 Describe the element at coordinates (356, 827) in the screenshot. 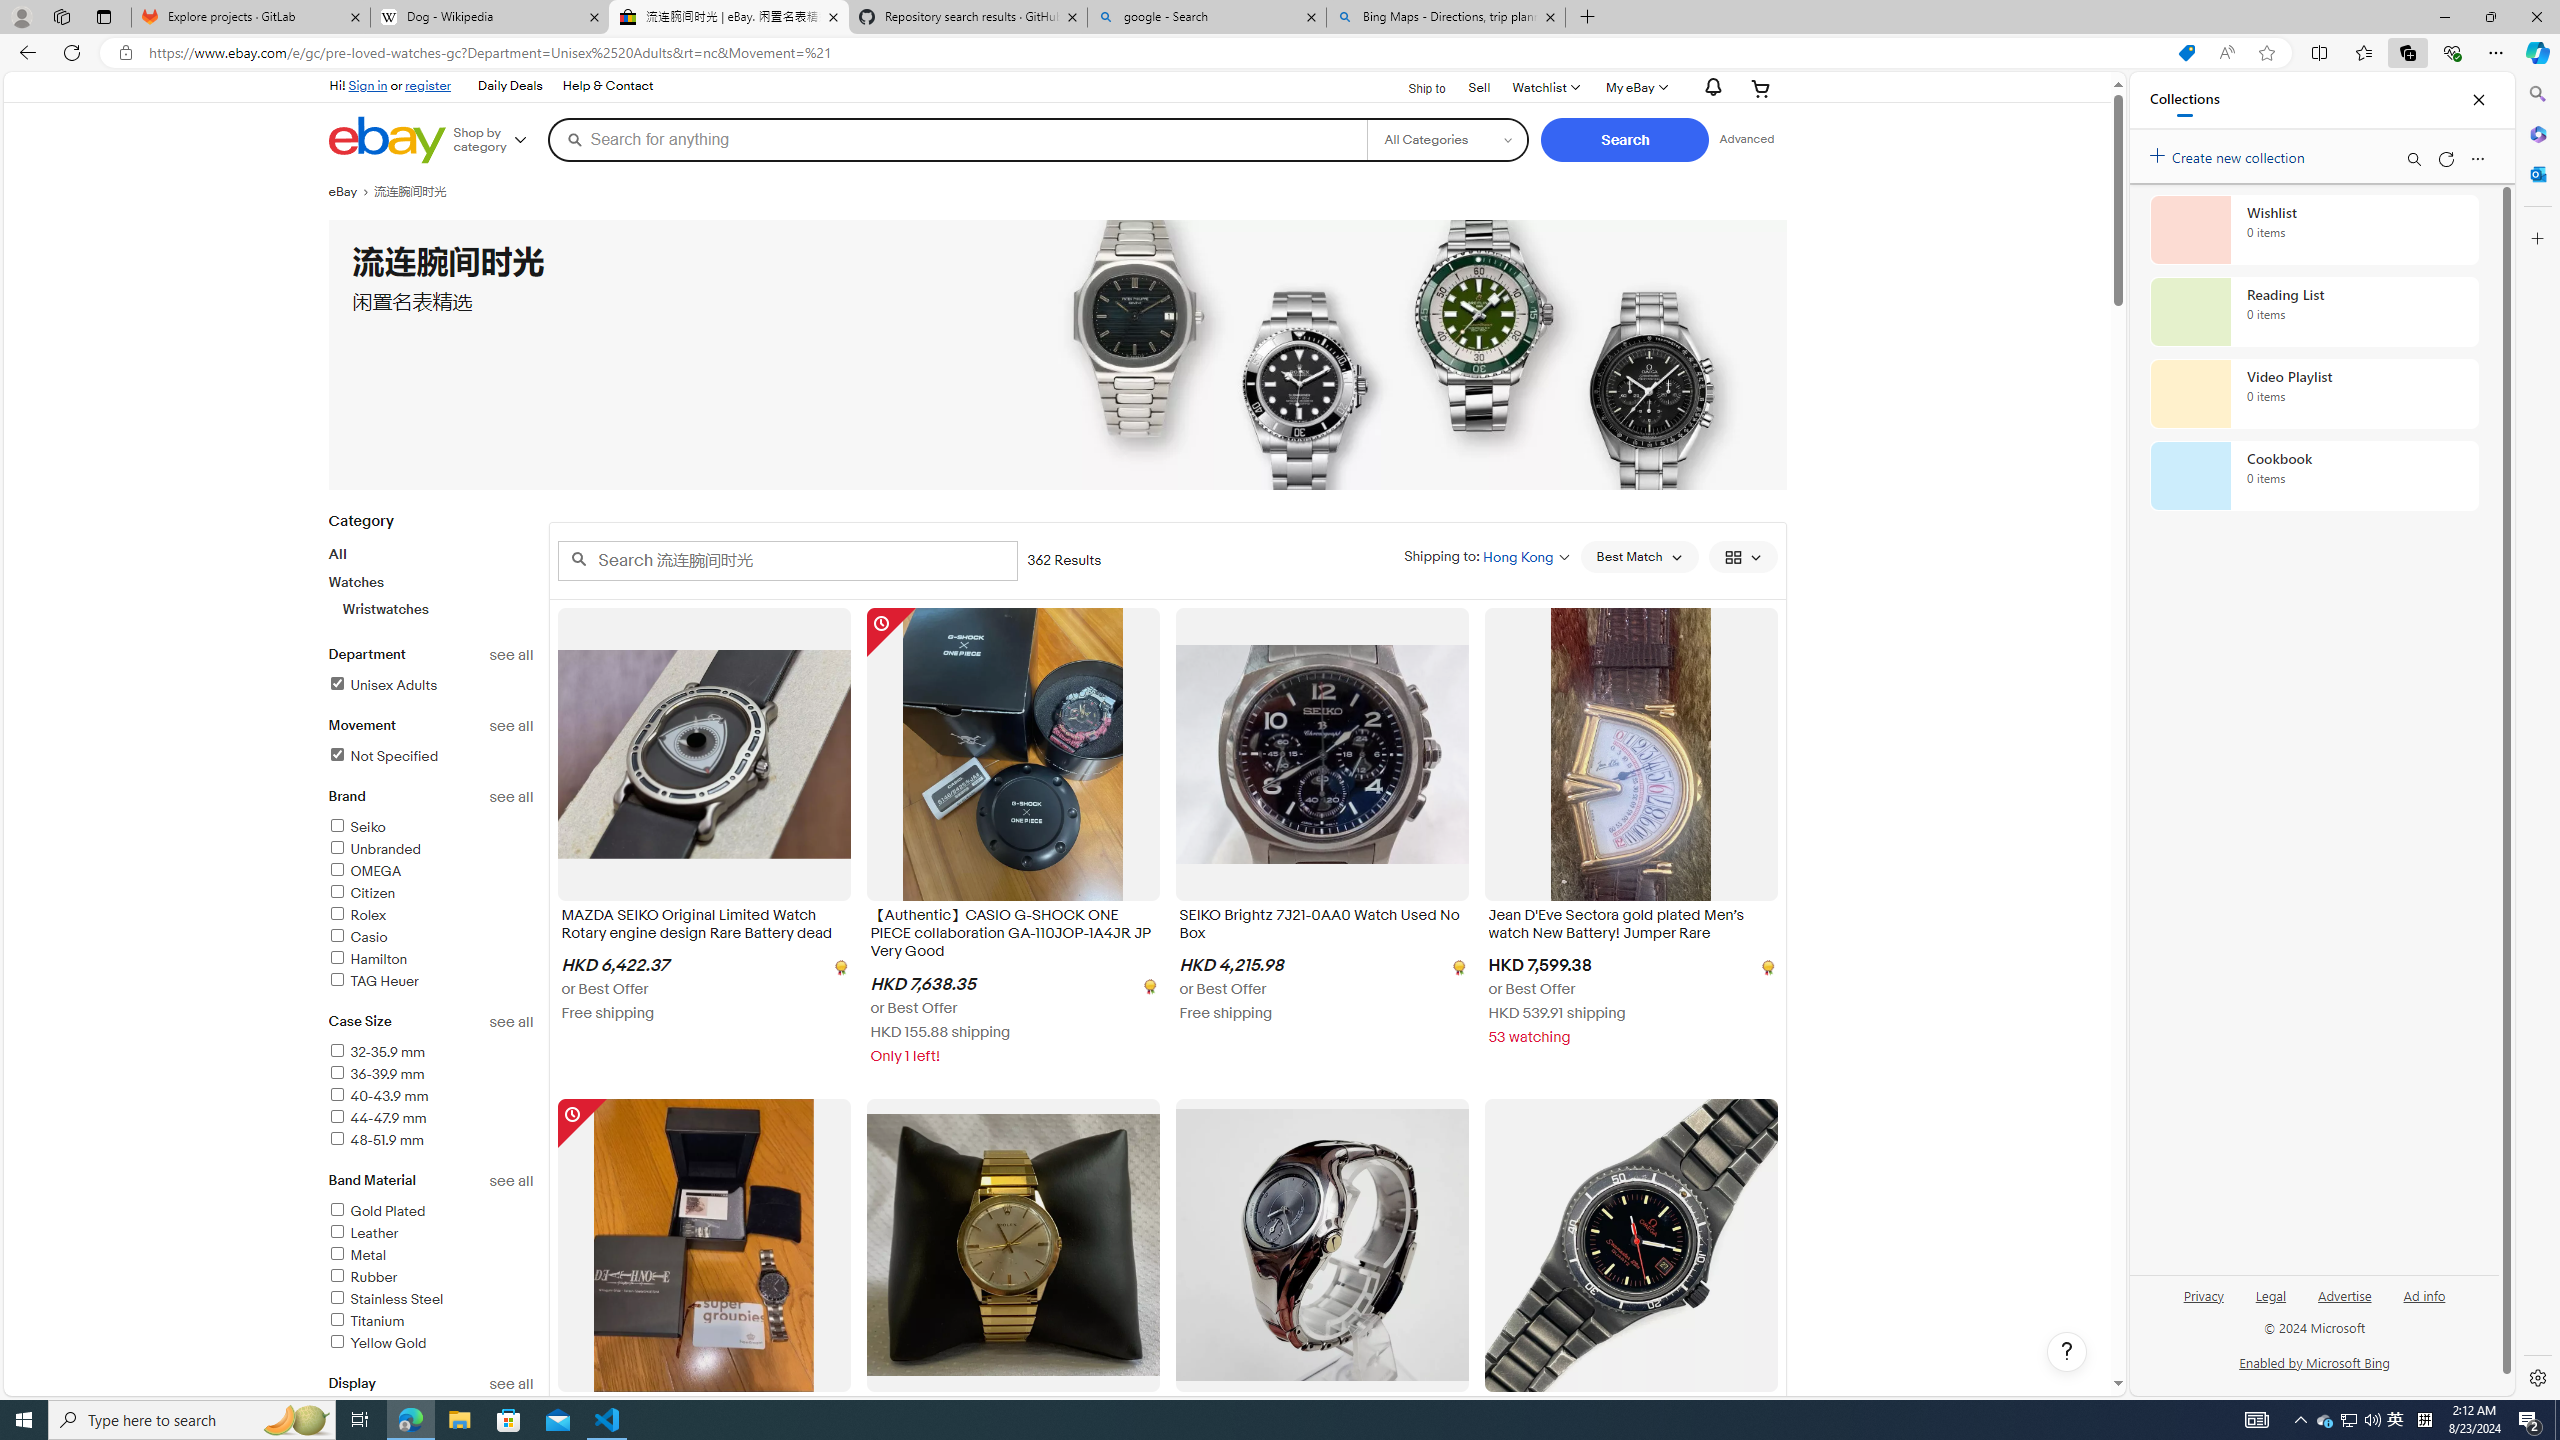

I see `'Seiko'` at that location.